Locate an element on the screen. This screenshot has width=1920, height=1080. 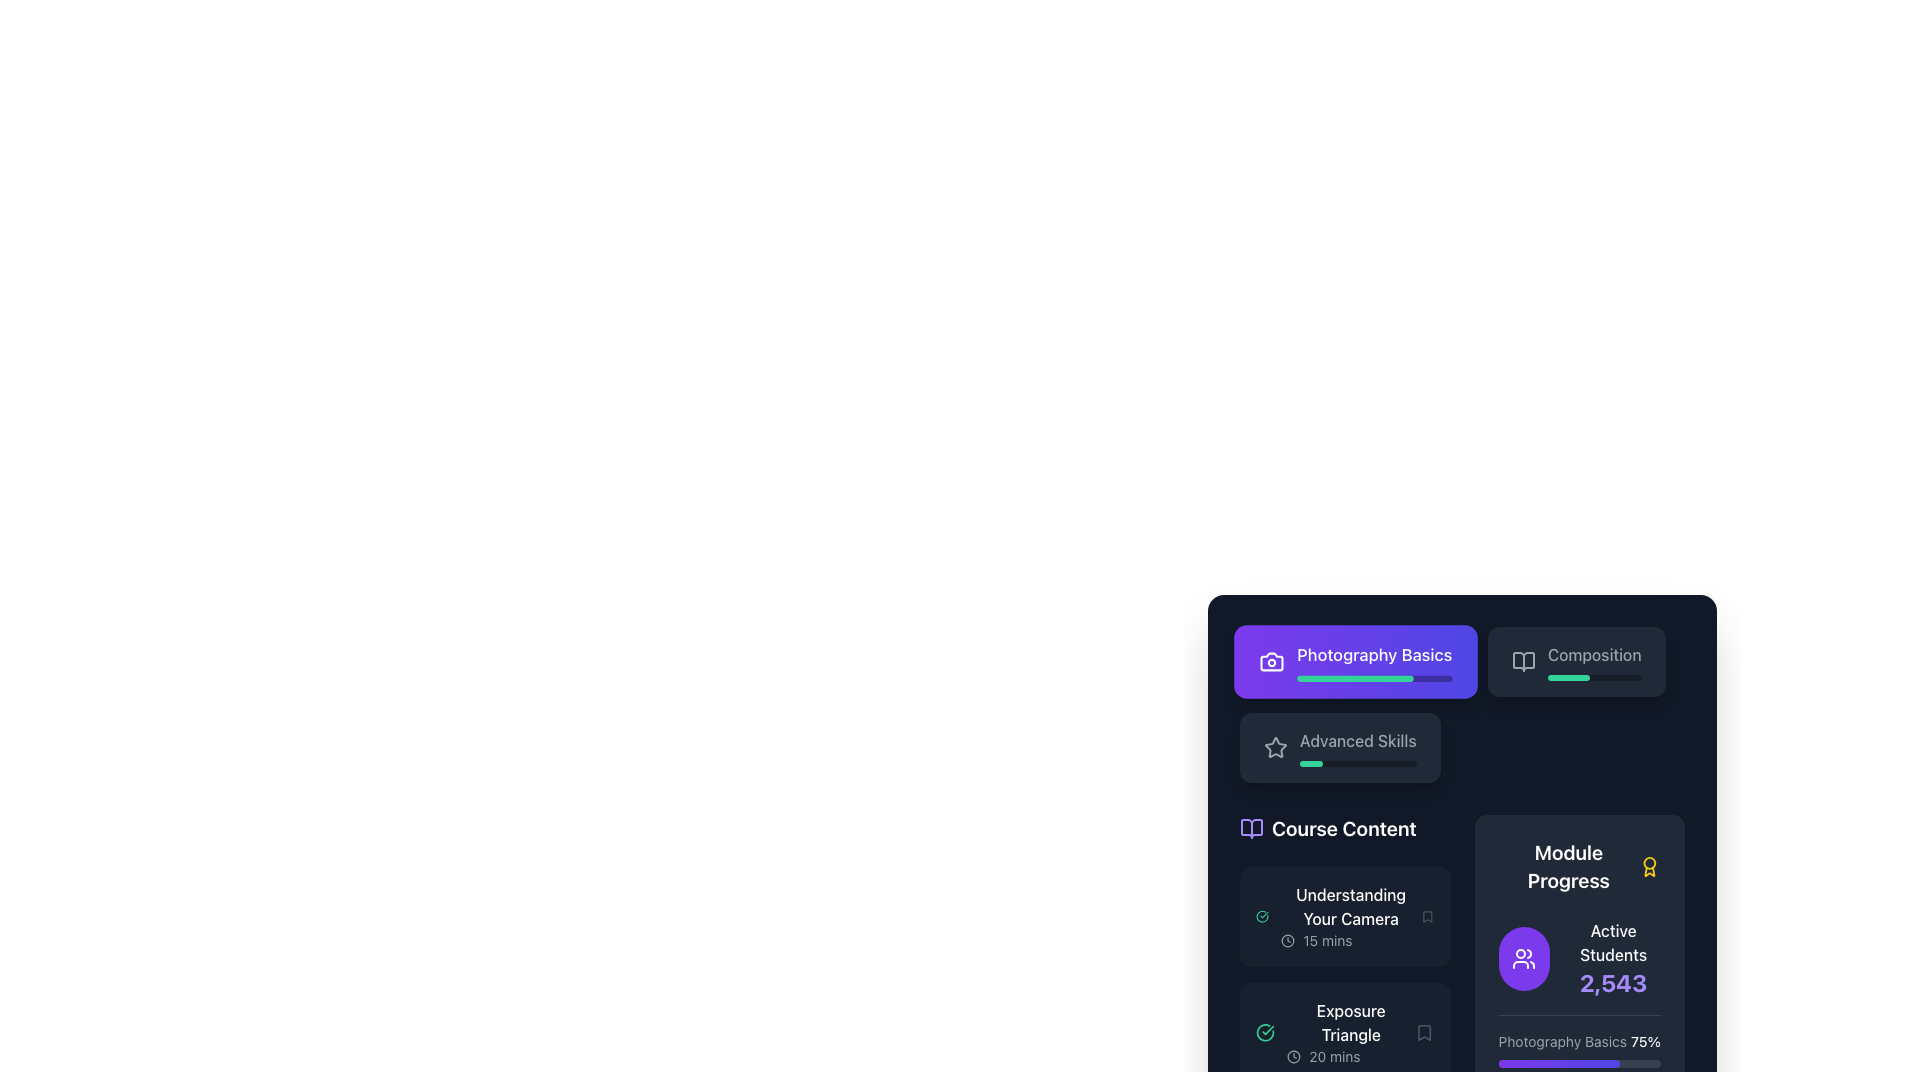
the List item representing the course lesson 'Exposure Triangle' is located at coordinates (1334, 1033).